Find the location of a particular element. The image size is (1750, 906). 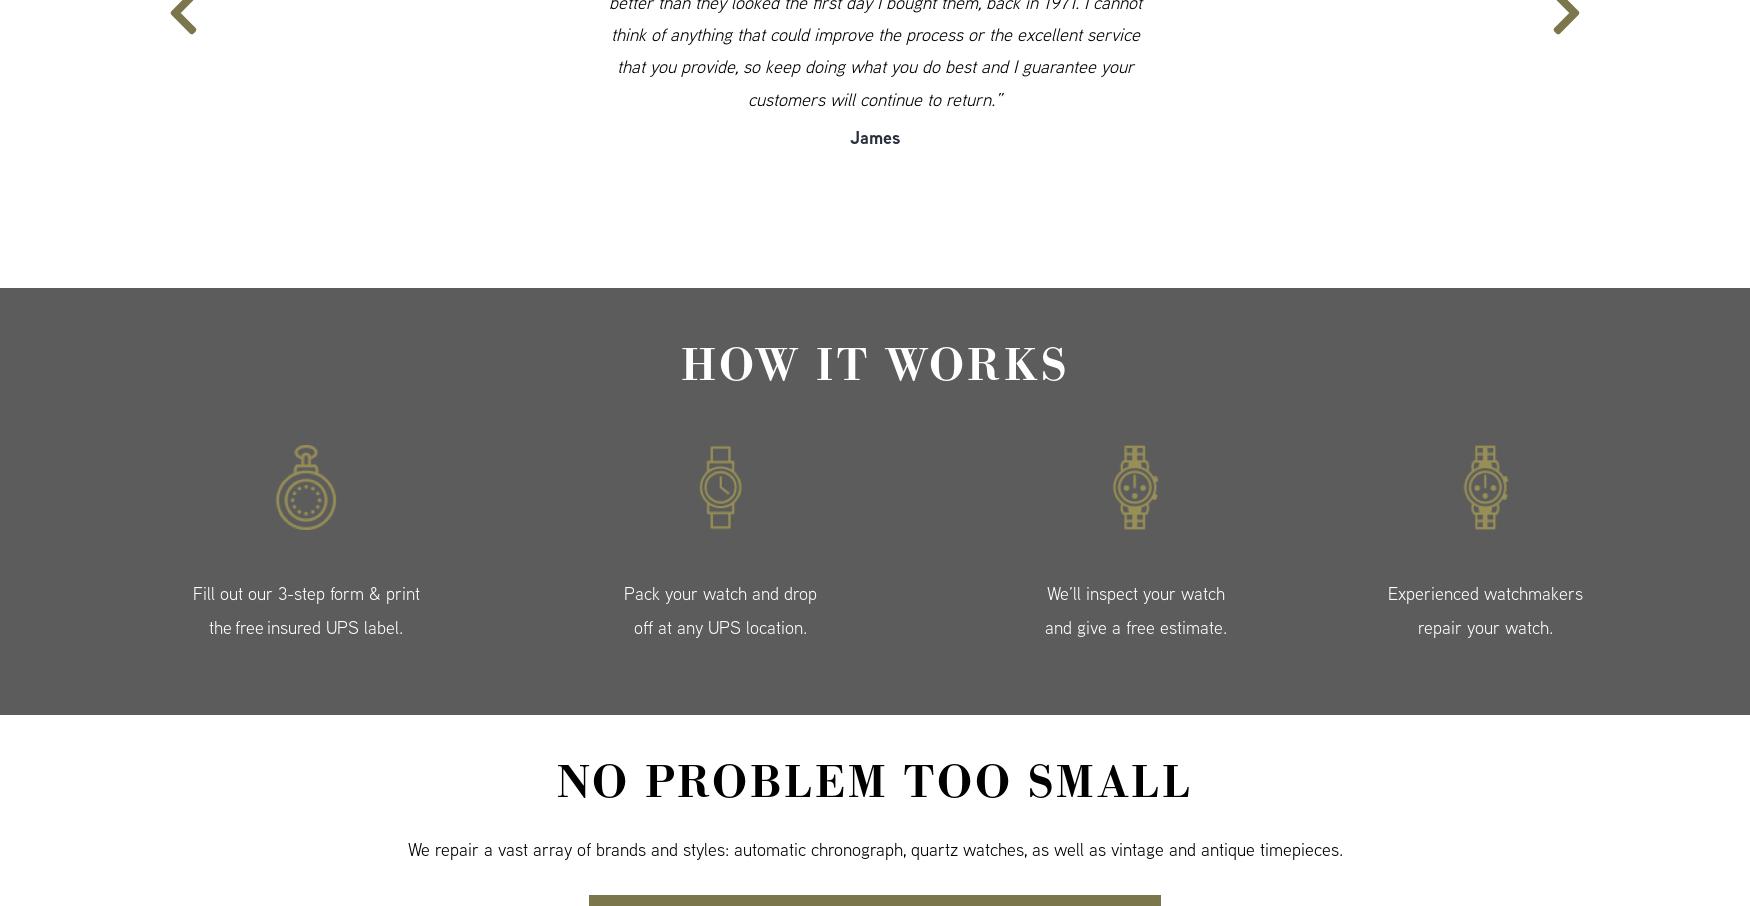

'off at any UPS location.' is located at coordinates (720, 627).